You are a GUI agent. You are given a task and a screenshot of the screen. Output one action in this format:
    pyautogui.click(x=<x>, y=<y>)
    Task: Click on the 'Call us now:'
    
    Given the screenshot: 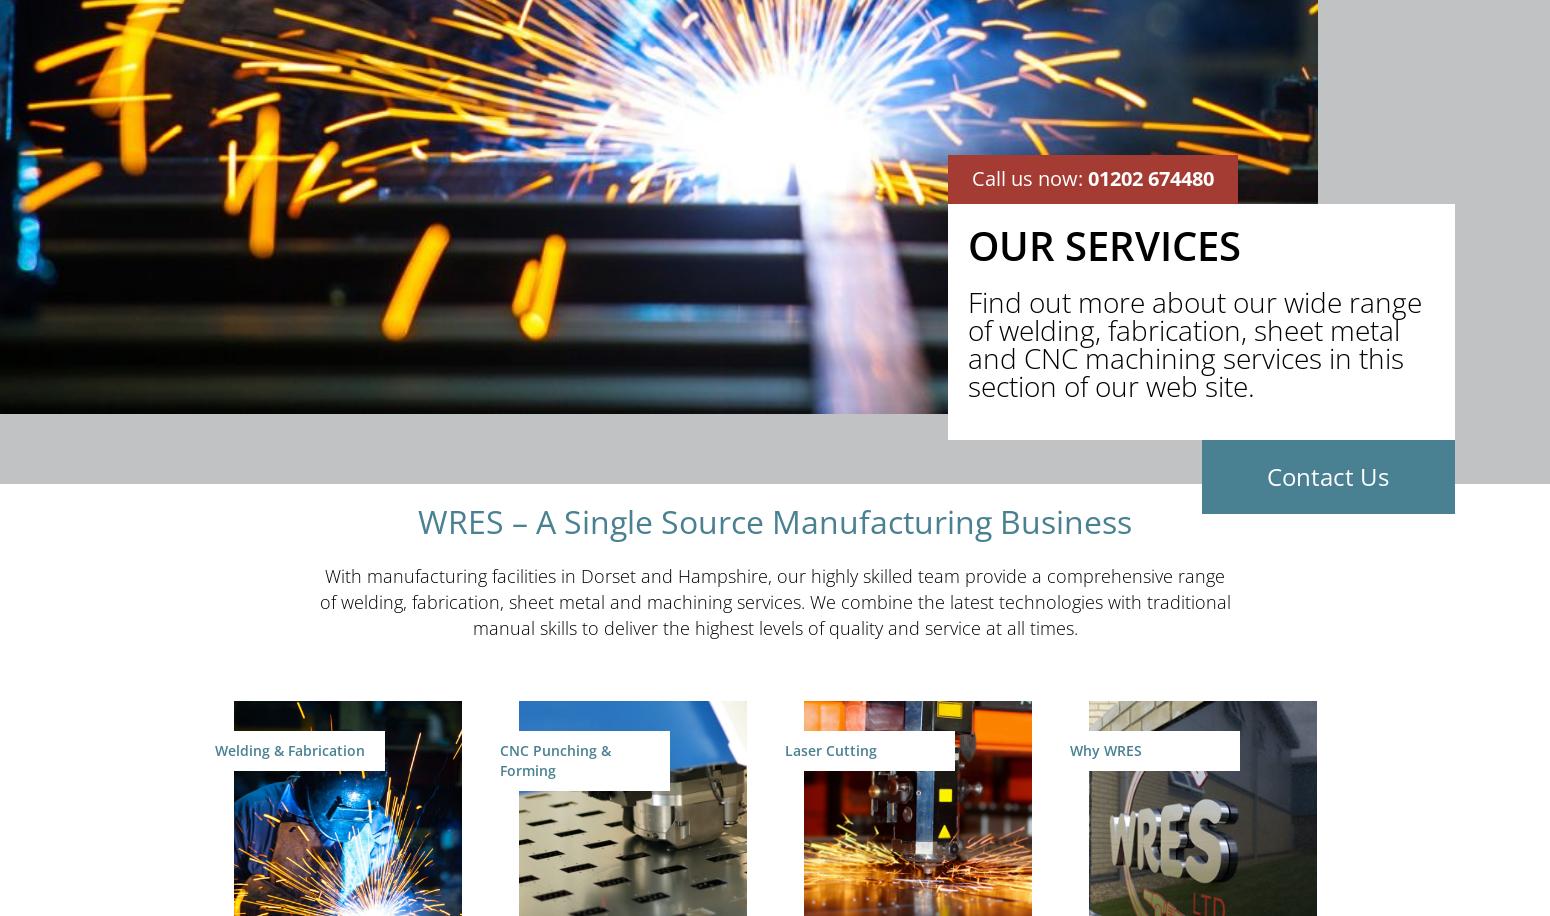 What is the action you would take?
    pyautogui.click(x=1029, y=177)
    